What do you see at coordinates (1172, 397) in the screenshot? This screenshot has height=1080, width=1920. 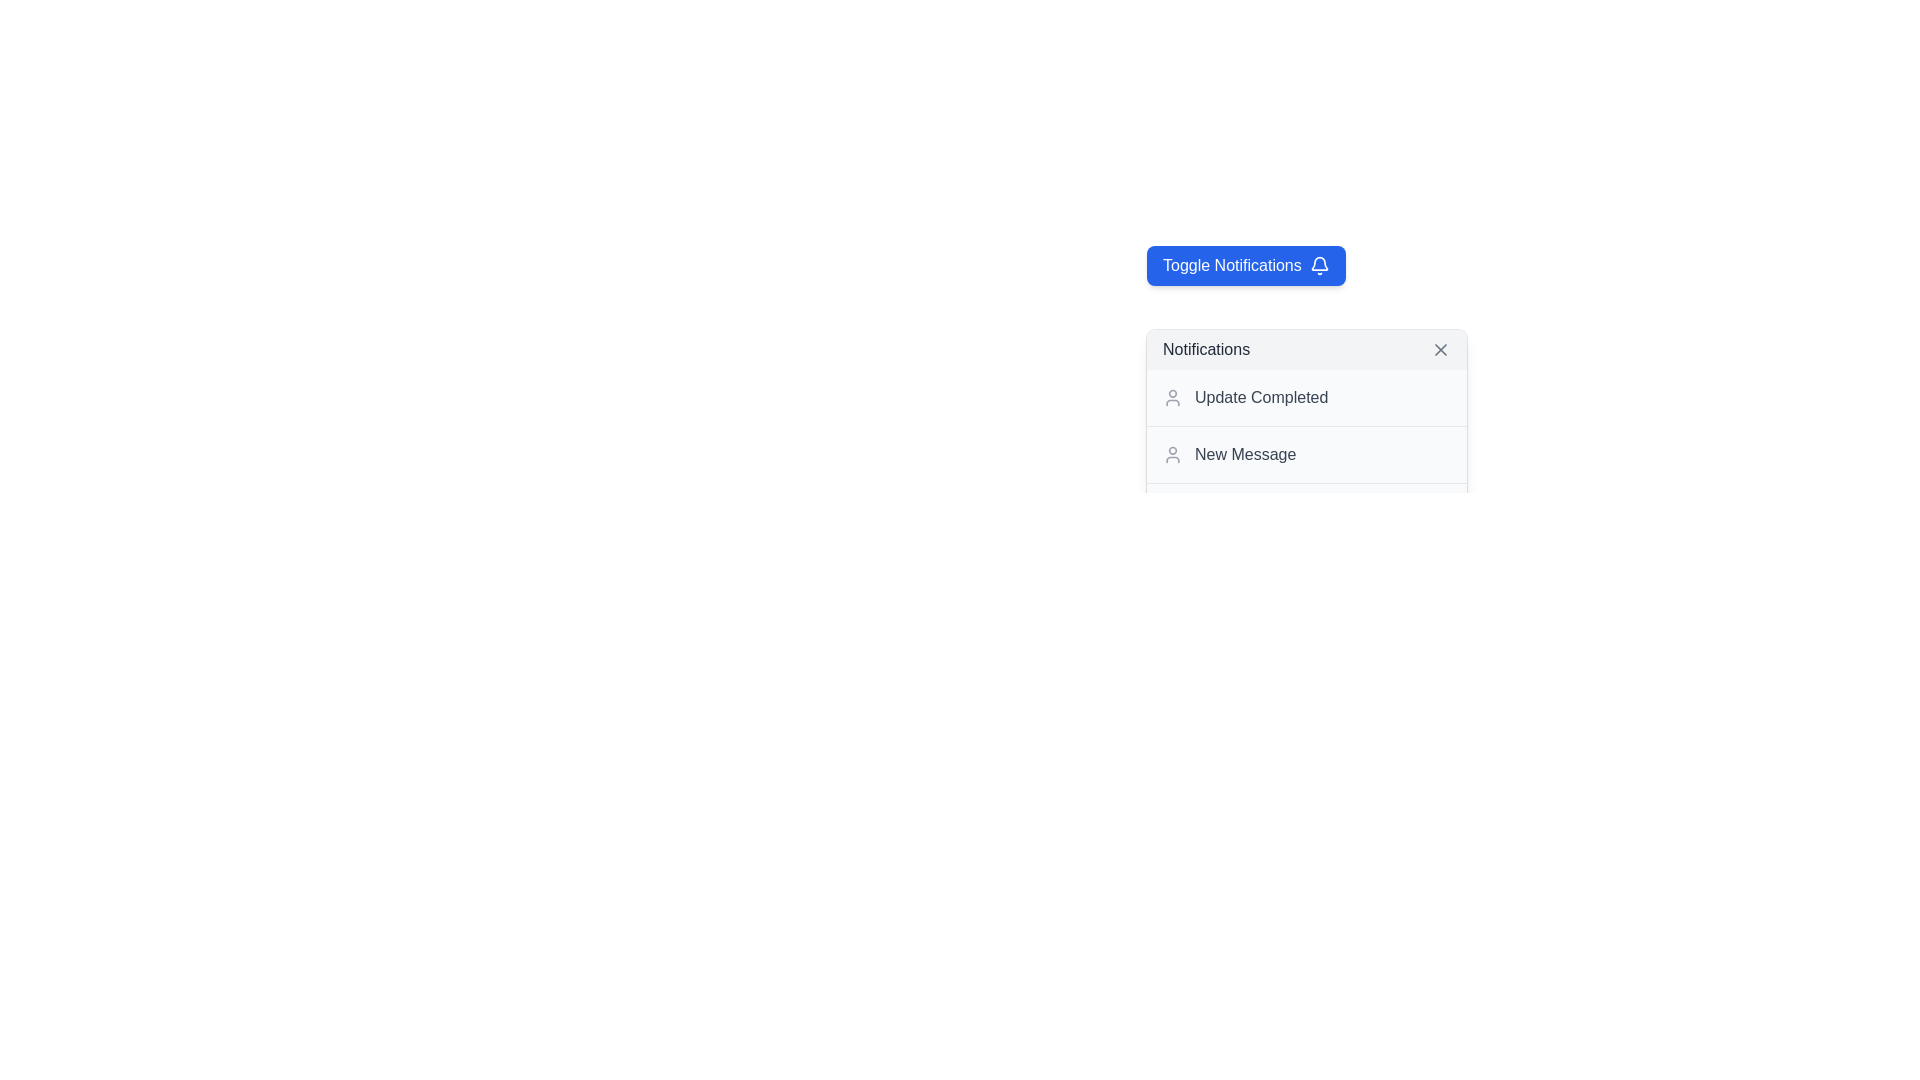 I see `the user profile icon associated with the 'Update Completed' notification, which is positioned to the left of the text within a dropdown component under the 'Notifications' heading` at bounding box center [1172, 397].